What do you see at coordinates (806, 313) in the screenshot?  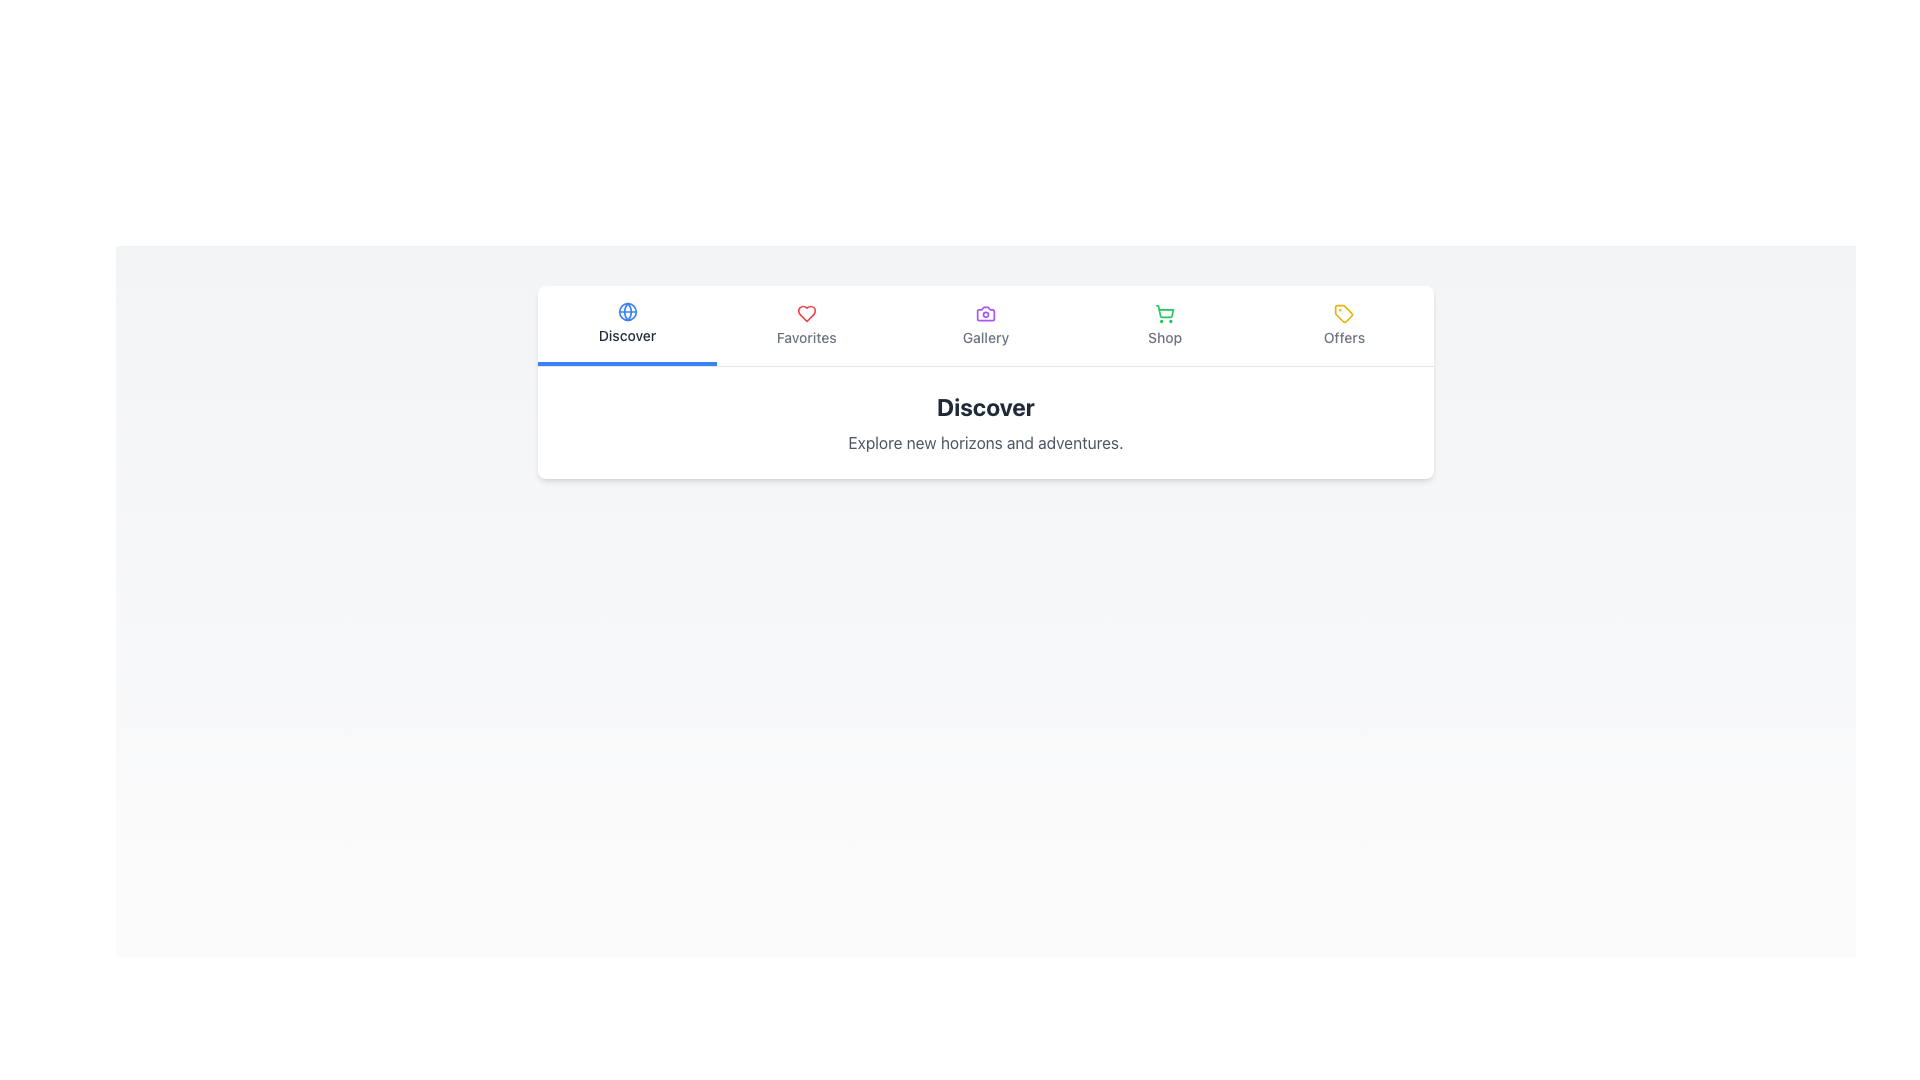 I see `the favorites icon located` at bounding box center [806, 313].